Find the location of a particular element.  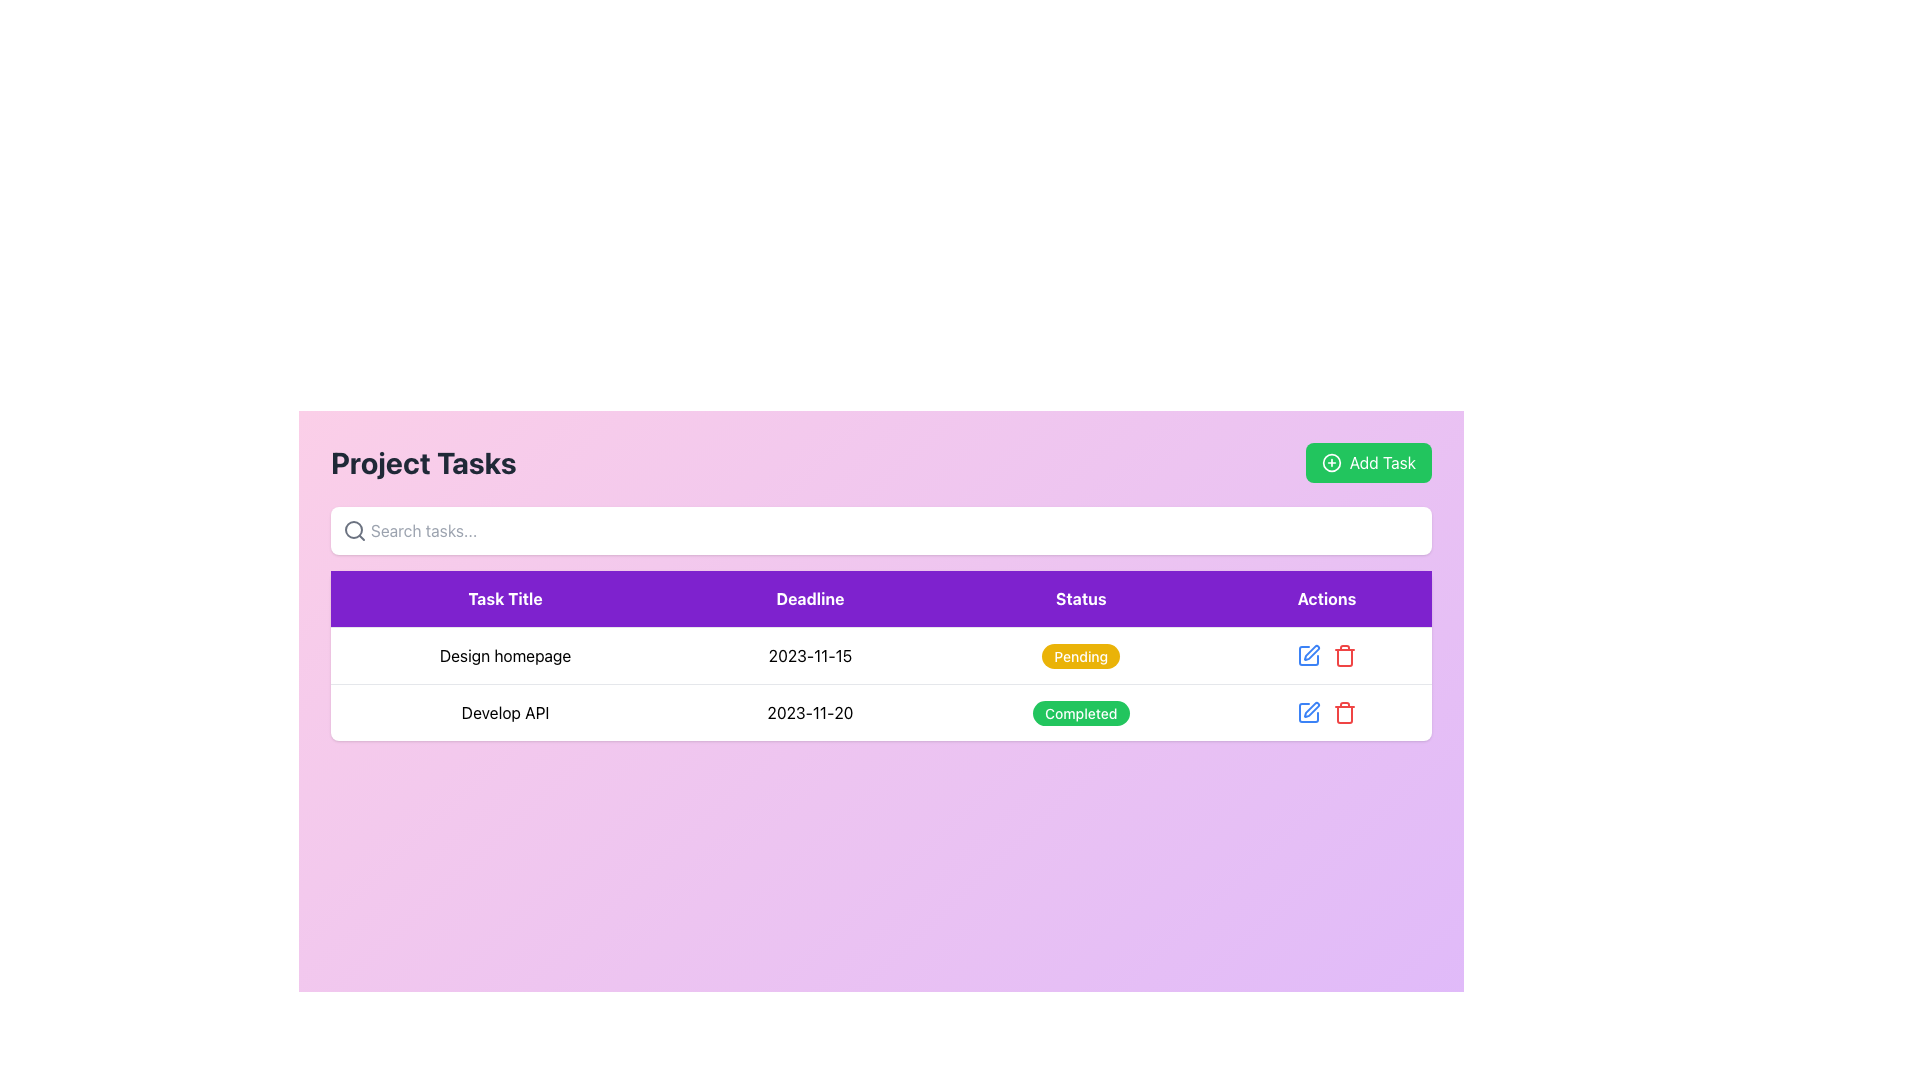

the pen icon in the 'Actions' column of the second row of the task table is located at coordinates (1311, 652).